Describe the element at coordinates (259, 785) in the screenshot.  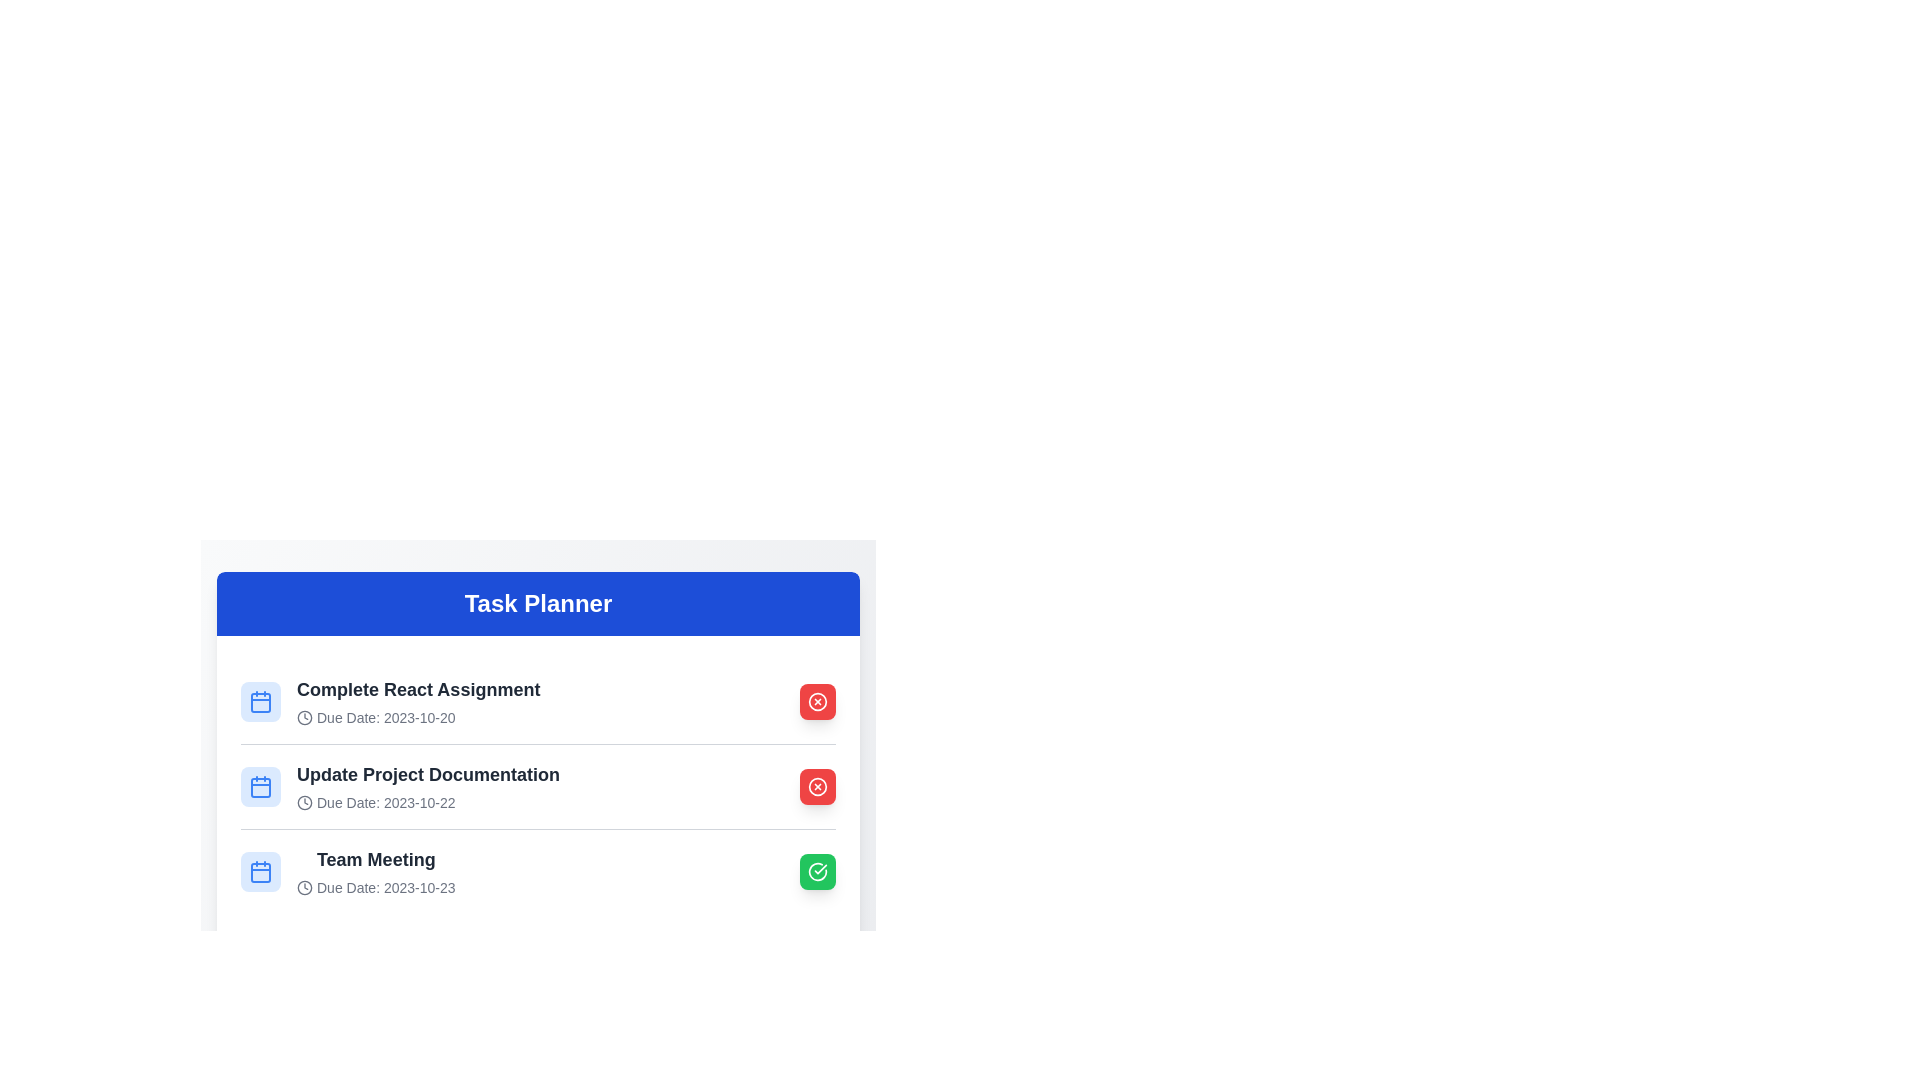
I see `the small rounded rectangle icon with a light blue background containing a blue outlined calendar icon, positioned to the left of the text 'Update Project Documentation' in the second row of task items in the 'Task Planner' section` at that location.